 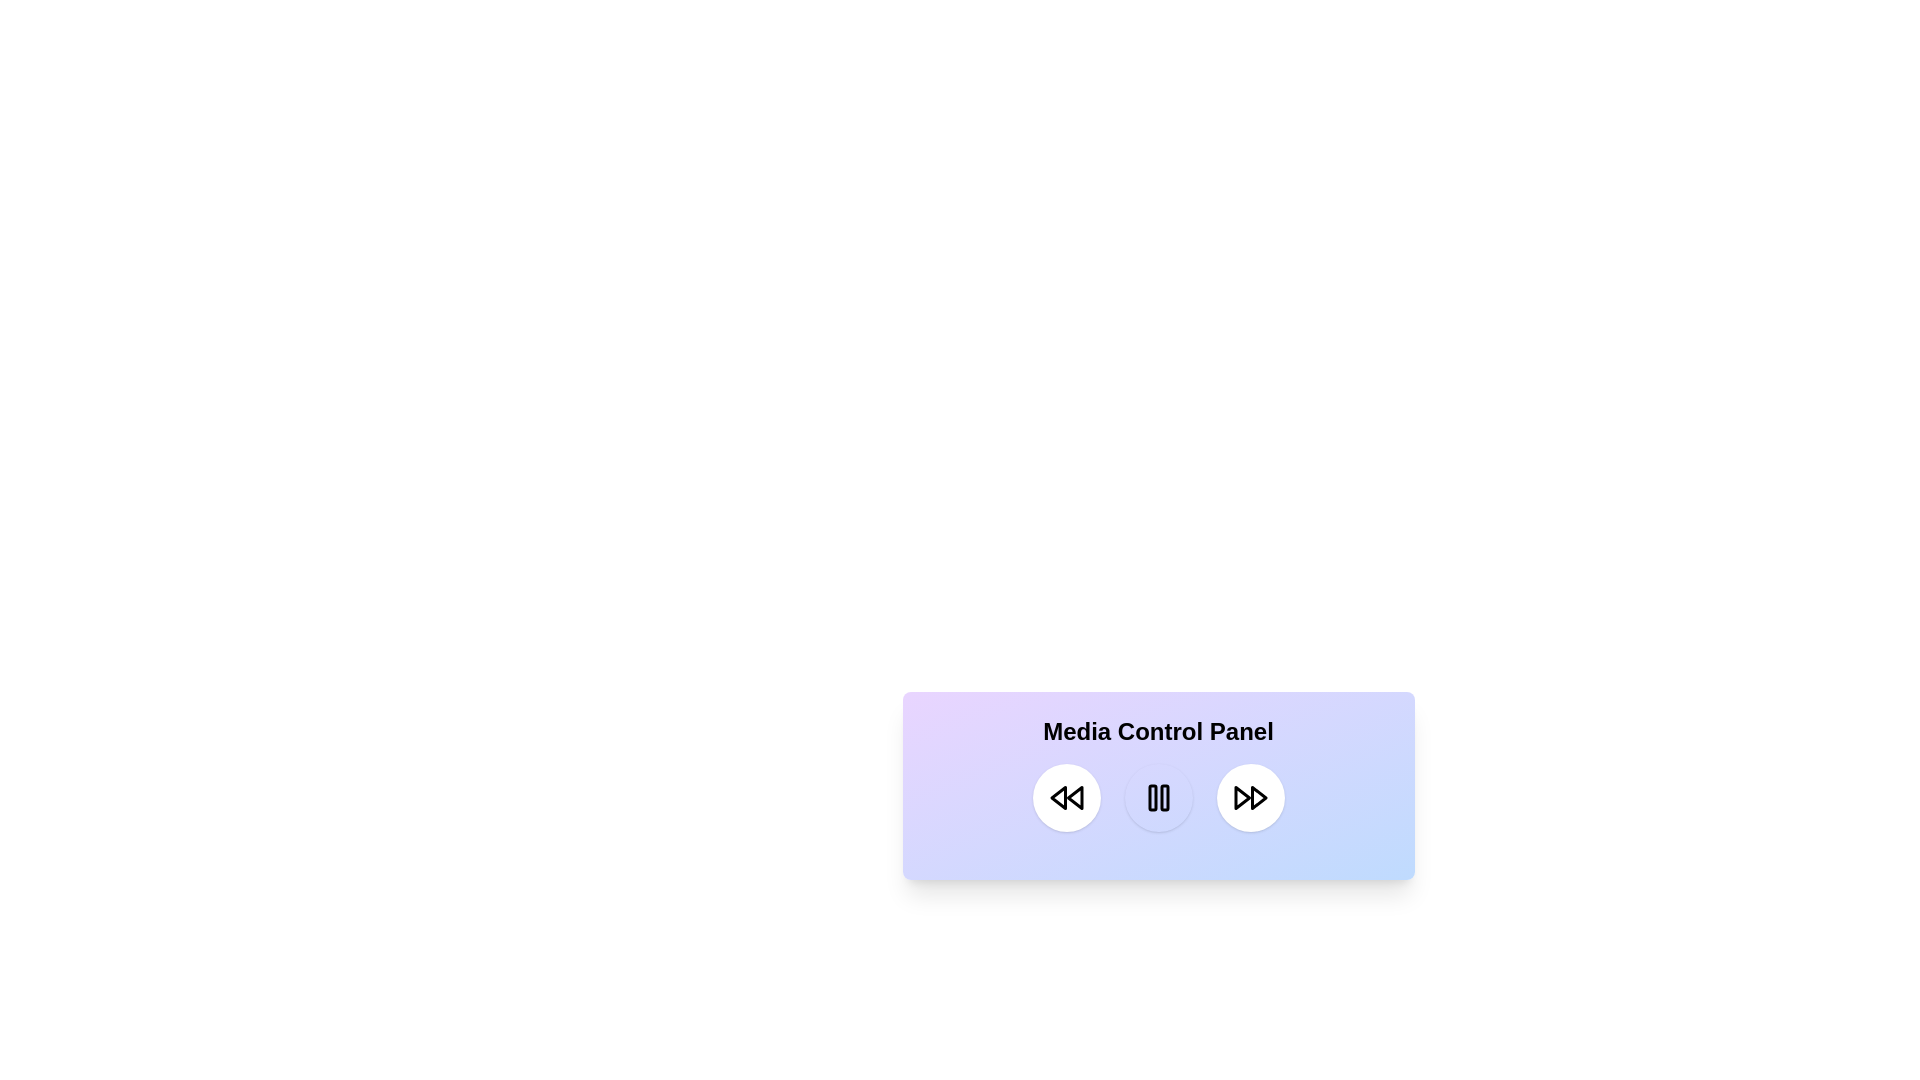 What do you see at coordinates (1249, 797) in the screenshot?
I see `the circular fast-forward button with a white background and an icon of two forward-pointing triangles` at bounding box center [1249, 797].